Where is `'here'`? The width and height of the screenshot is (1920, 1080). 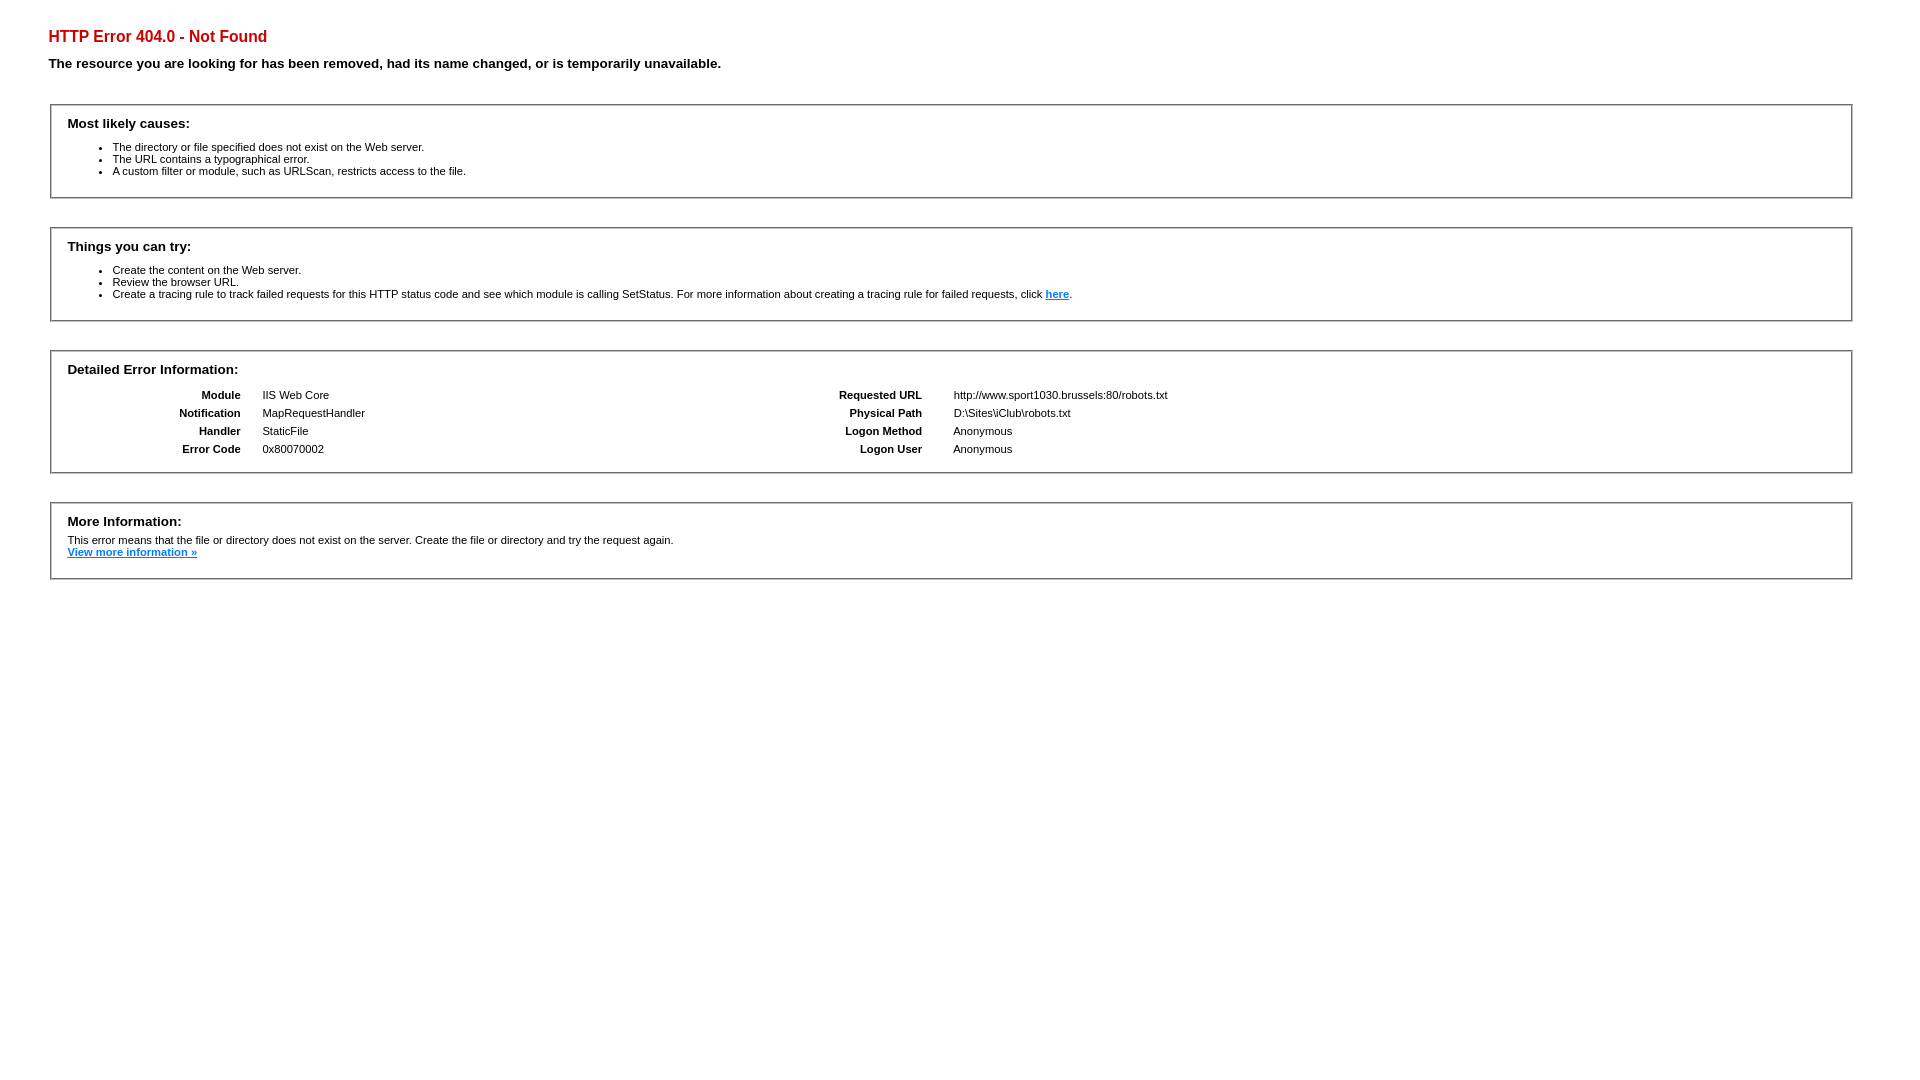
'here' is located at coordinates (1045, 293).